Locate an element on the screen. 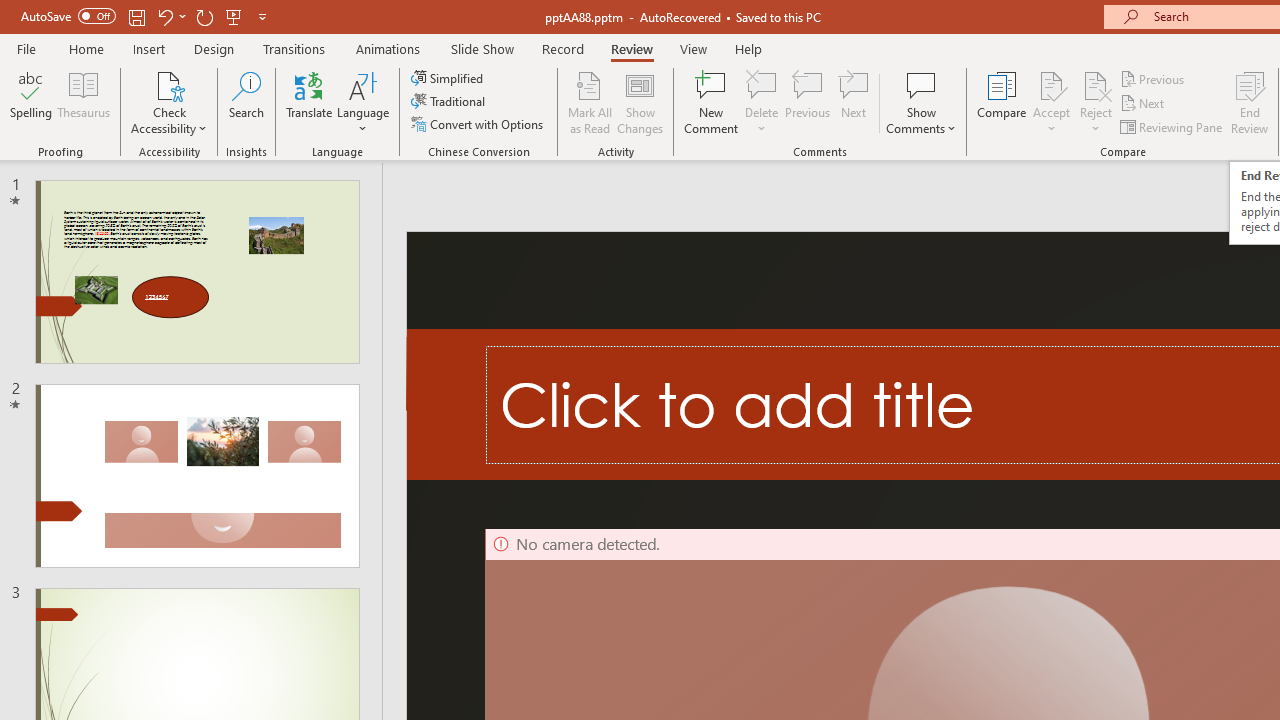  'Traditional' is located at coordinates (448, 101).